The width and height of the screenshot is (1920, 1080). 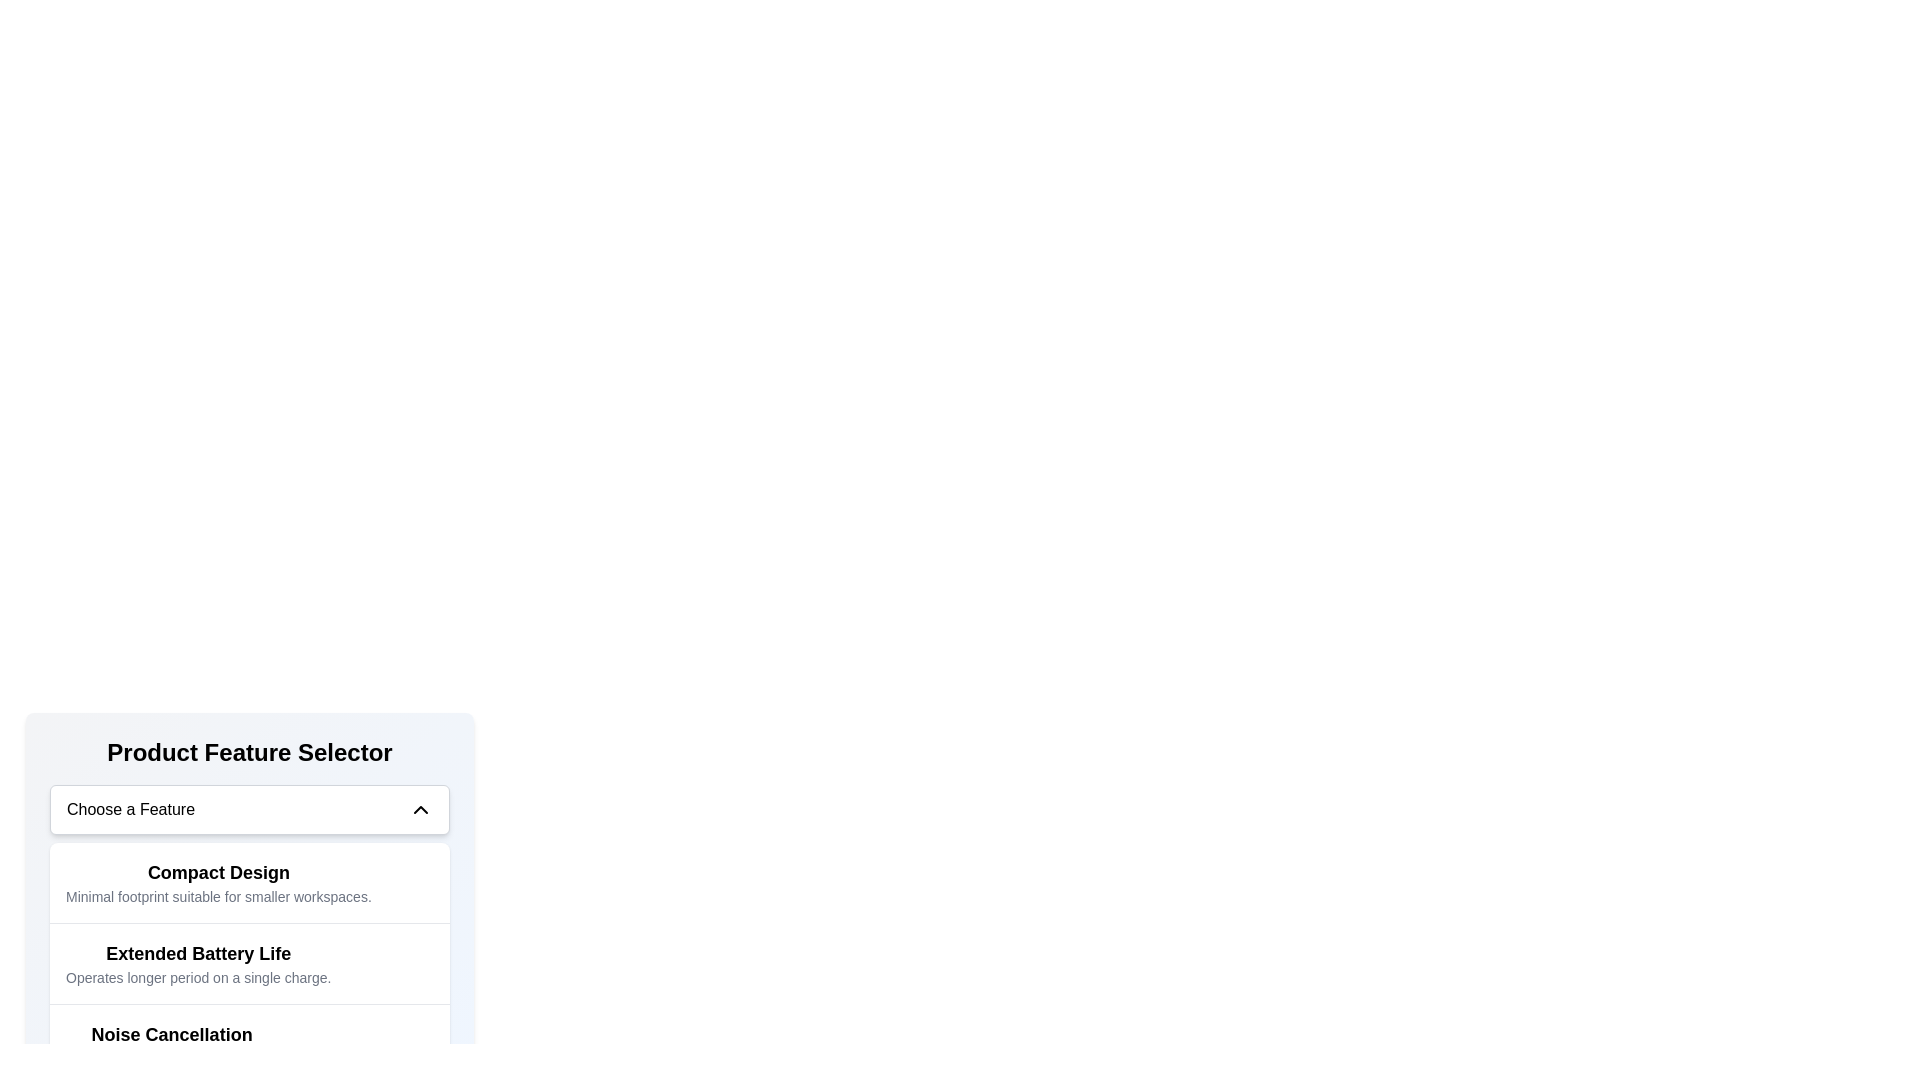 I want to click on the 'Noise Cancellation' label, which is styled in a bold and larger font, located in the 'Product Feature Selector' section, positioned between 'Extended Battery Life' and its subtext 'Experience uninterrupted serenity', so click(x=172, y=1034).